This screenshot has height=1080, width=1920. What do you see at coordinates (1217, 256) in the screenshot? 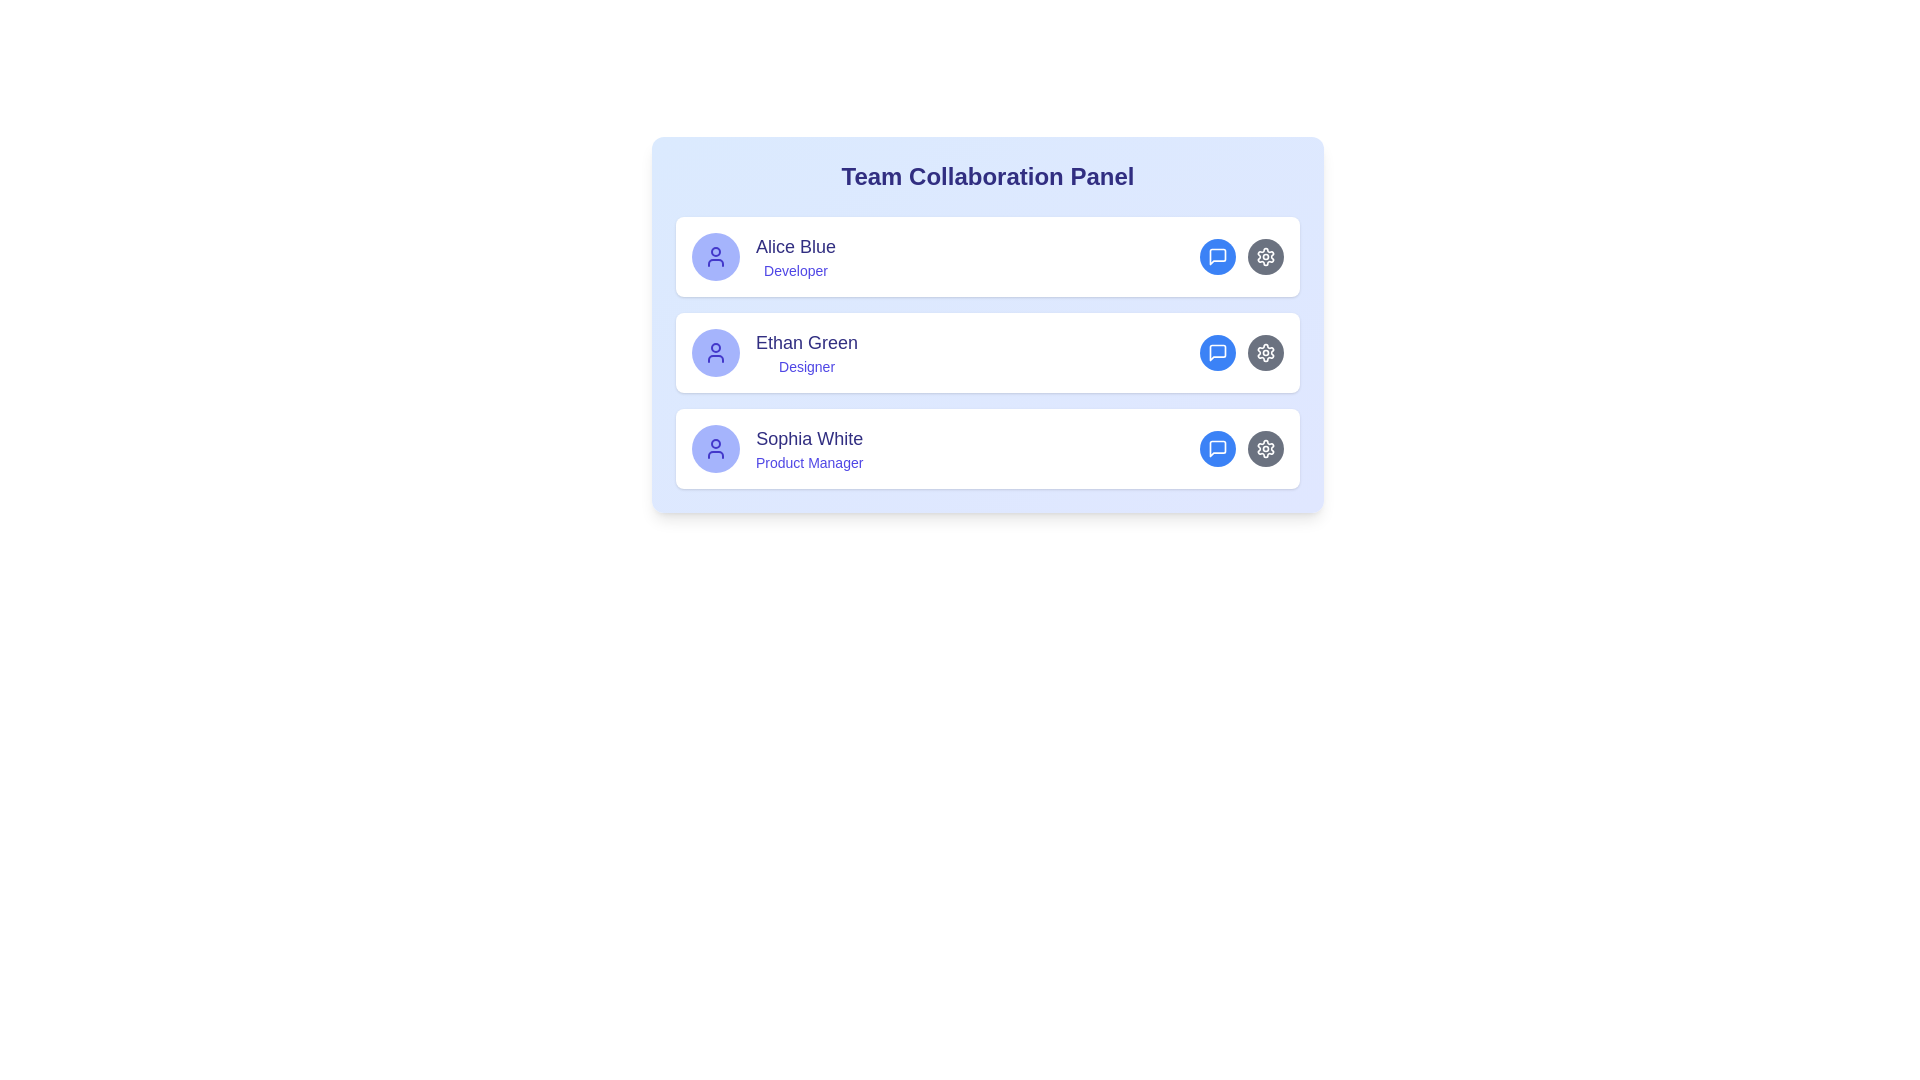
I see `the small circular button with a blue background and a white chat icon, located next to the 'Alice Blue' user entry` at bounding box center [1217, 256].